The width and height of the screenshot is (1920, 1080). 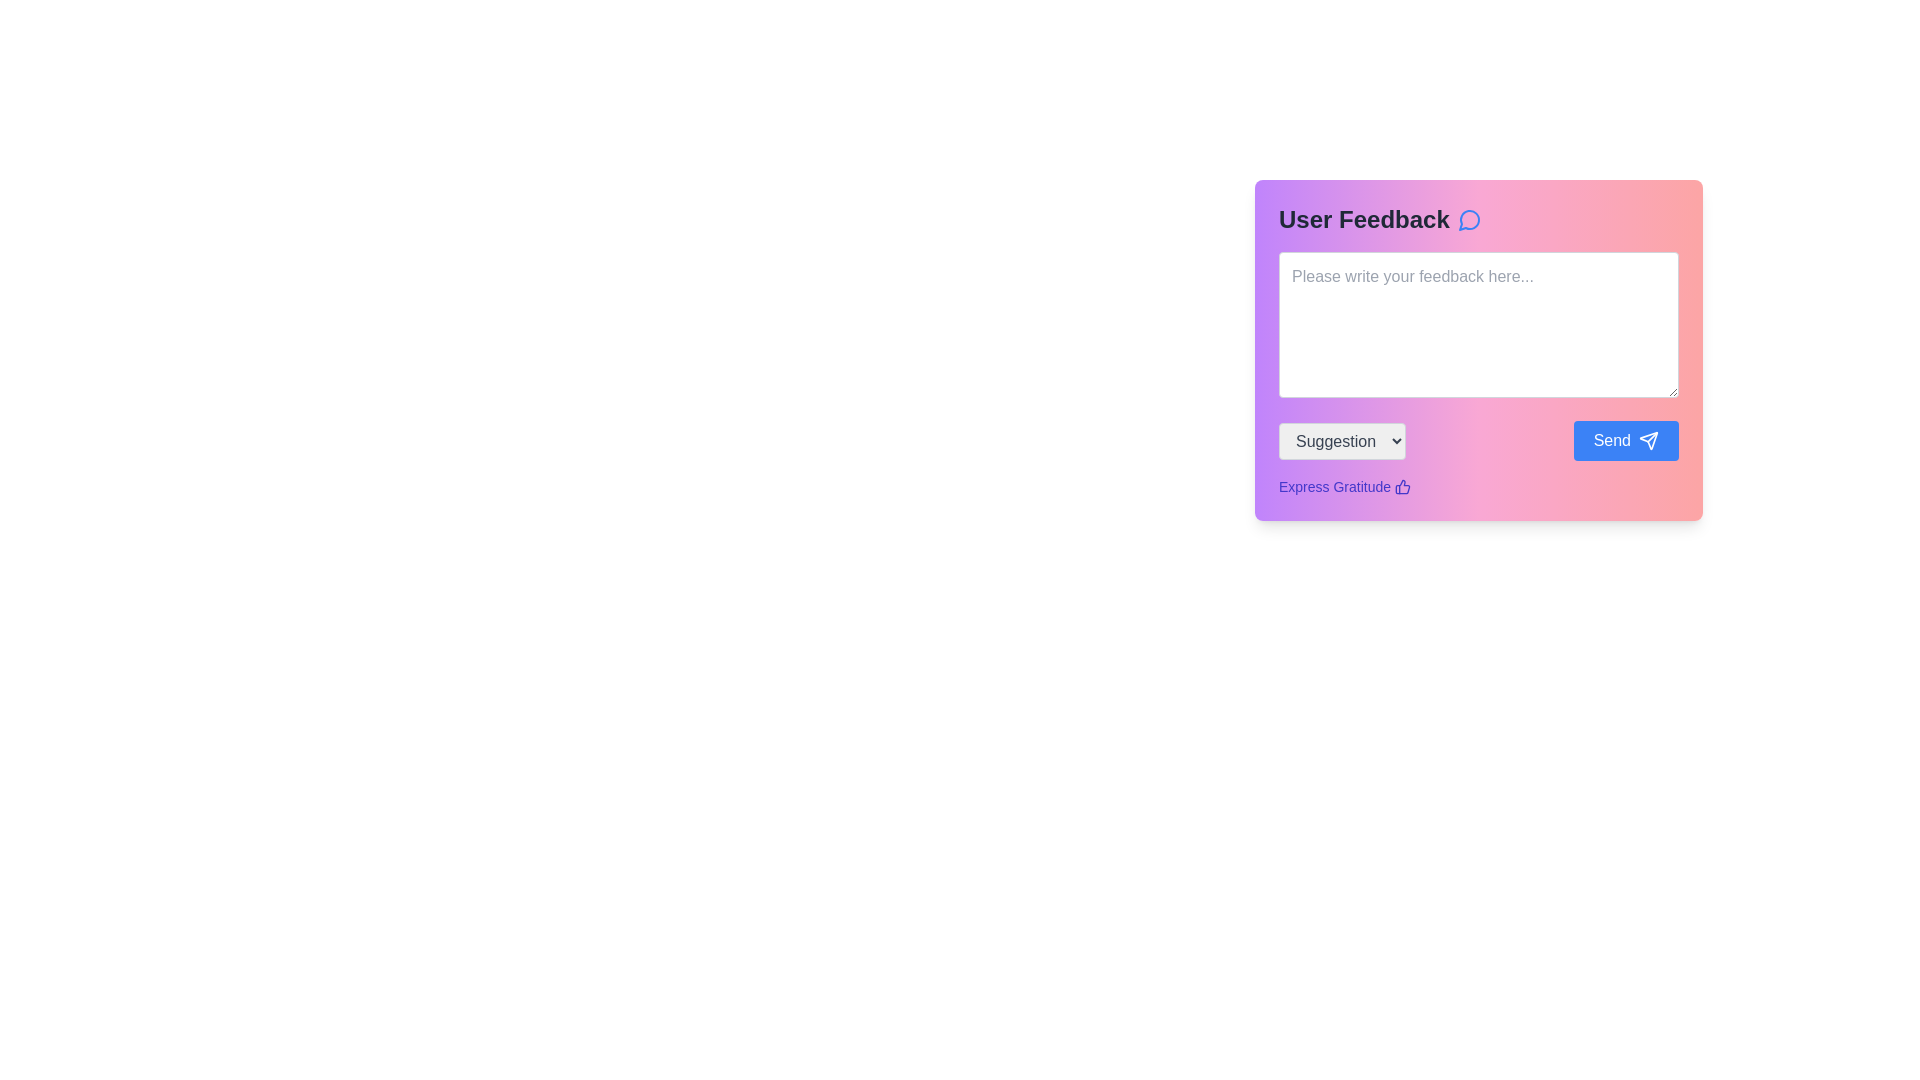 I want to click on the gratitude icon located immediately to the right of the 'Express Gratitude' text at the bottom of the feedback form to express appreciation, so click(x=1402, y=486).